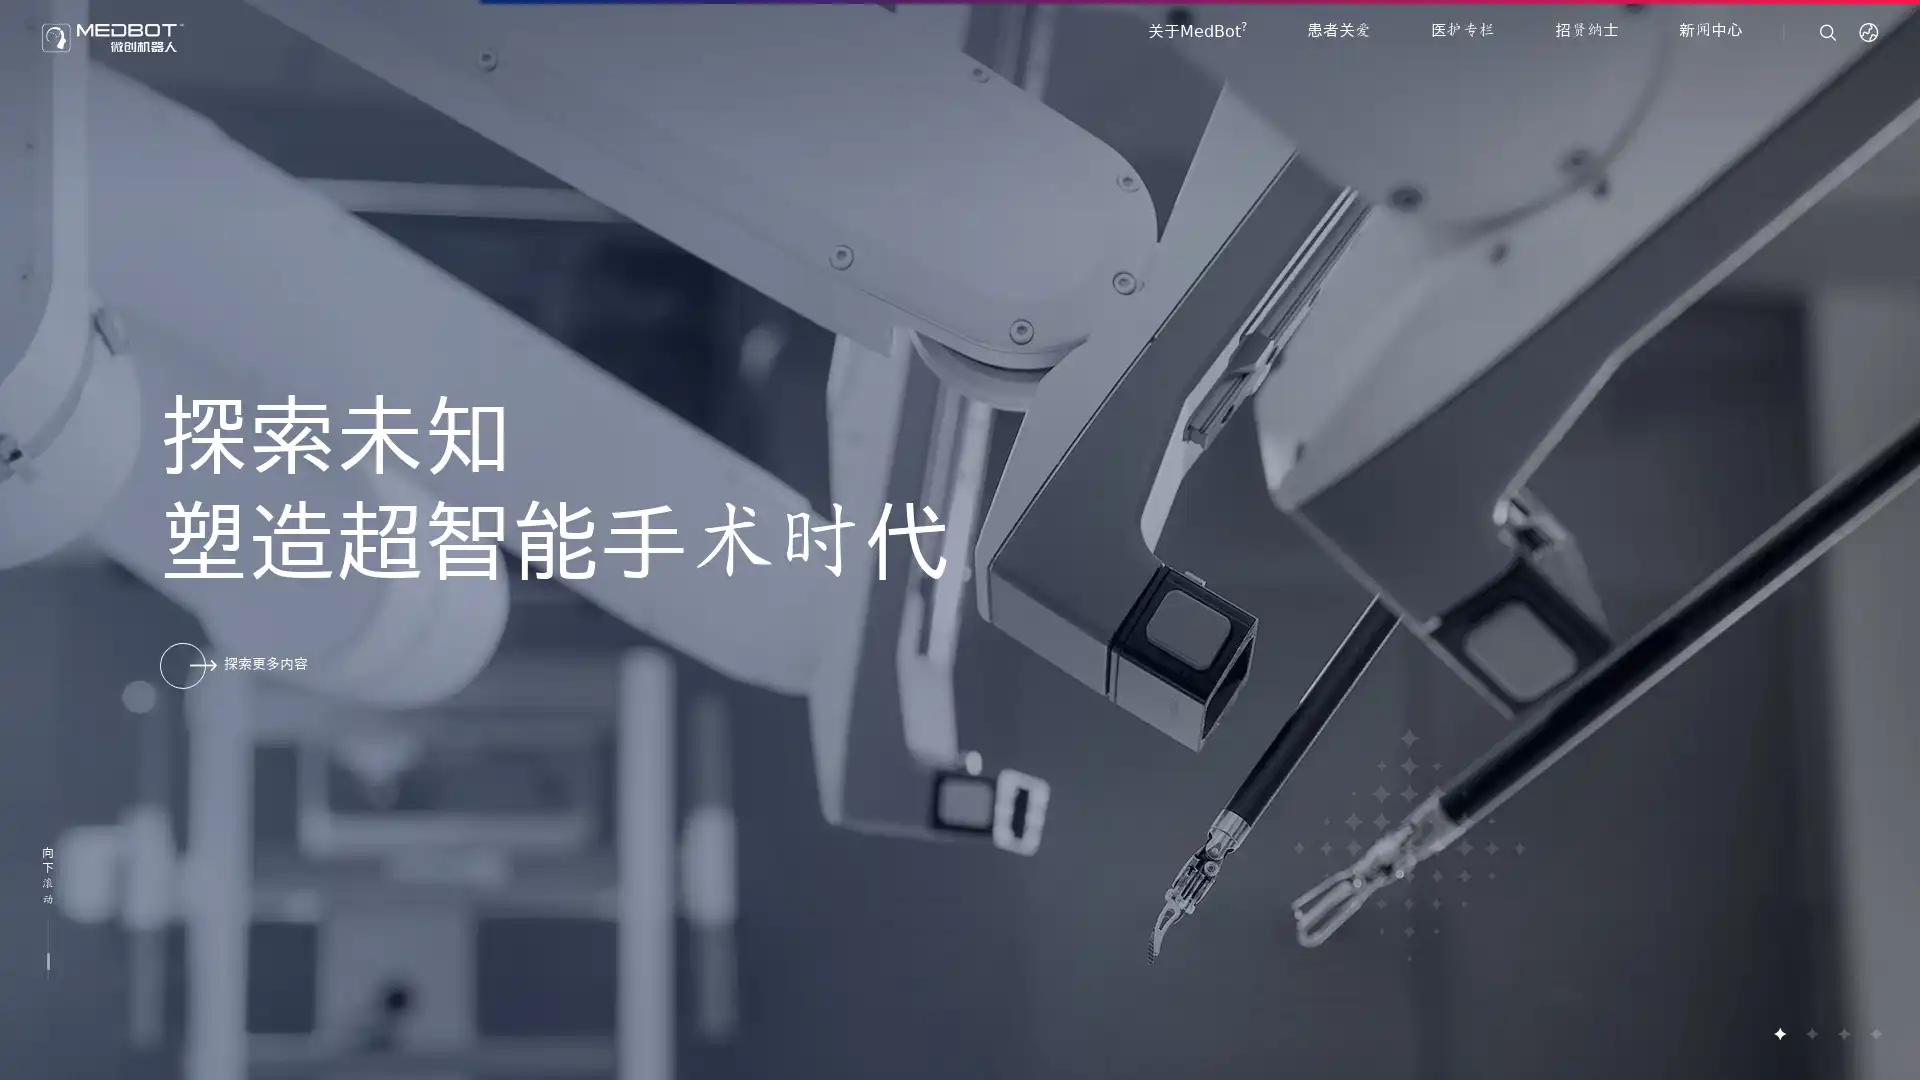 Image resolution: width=1920 pixels, height=1080 pixels. Describe the element at coordinates (1810, 1033) in the screenshot. I see `Go to slide 2` at that location.